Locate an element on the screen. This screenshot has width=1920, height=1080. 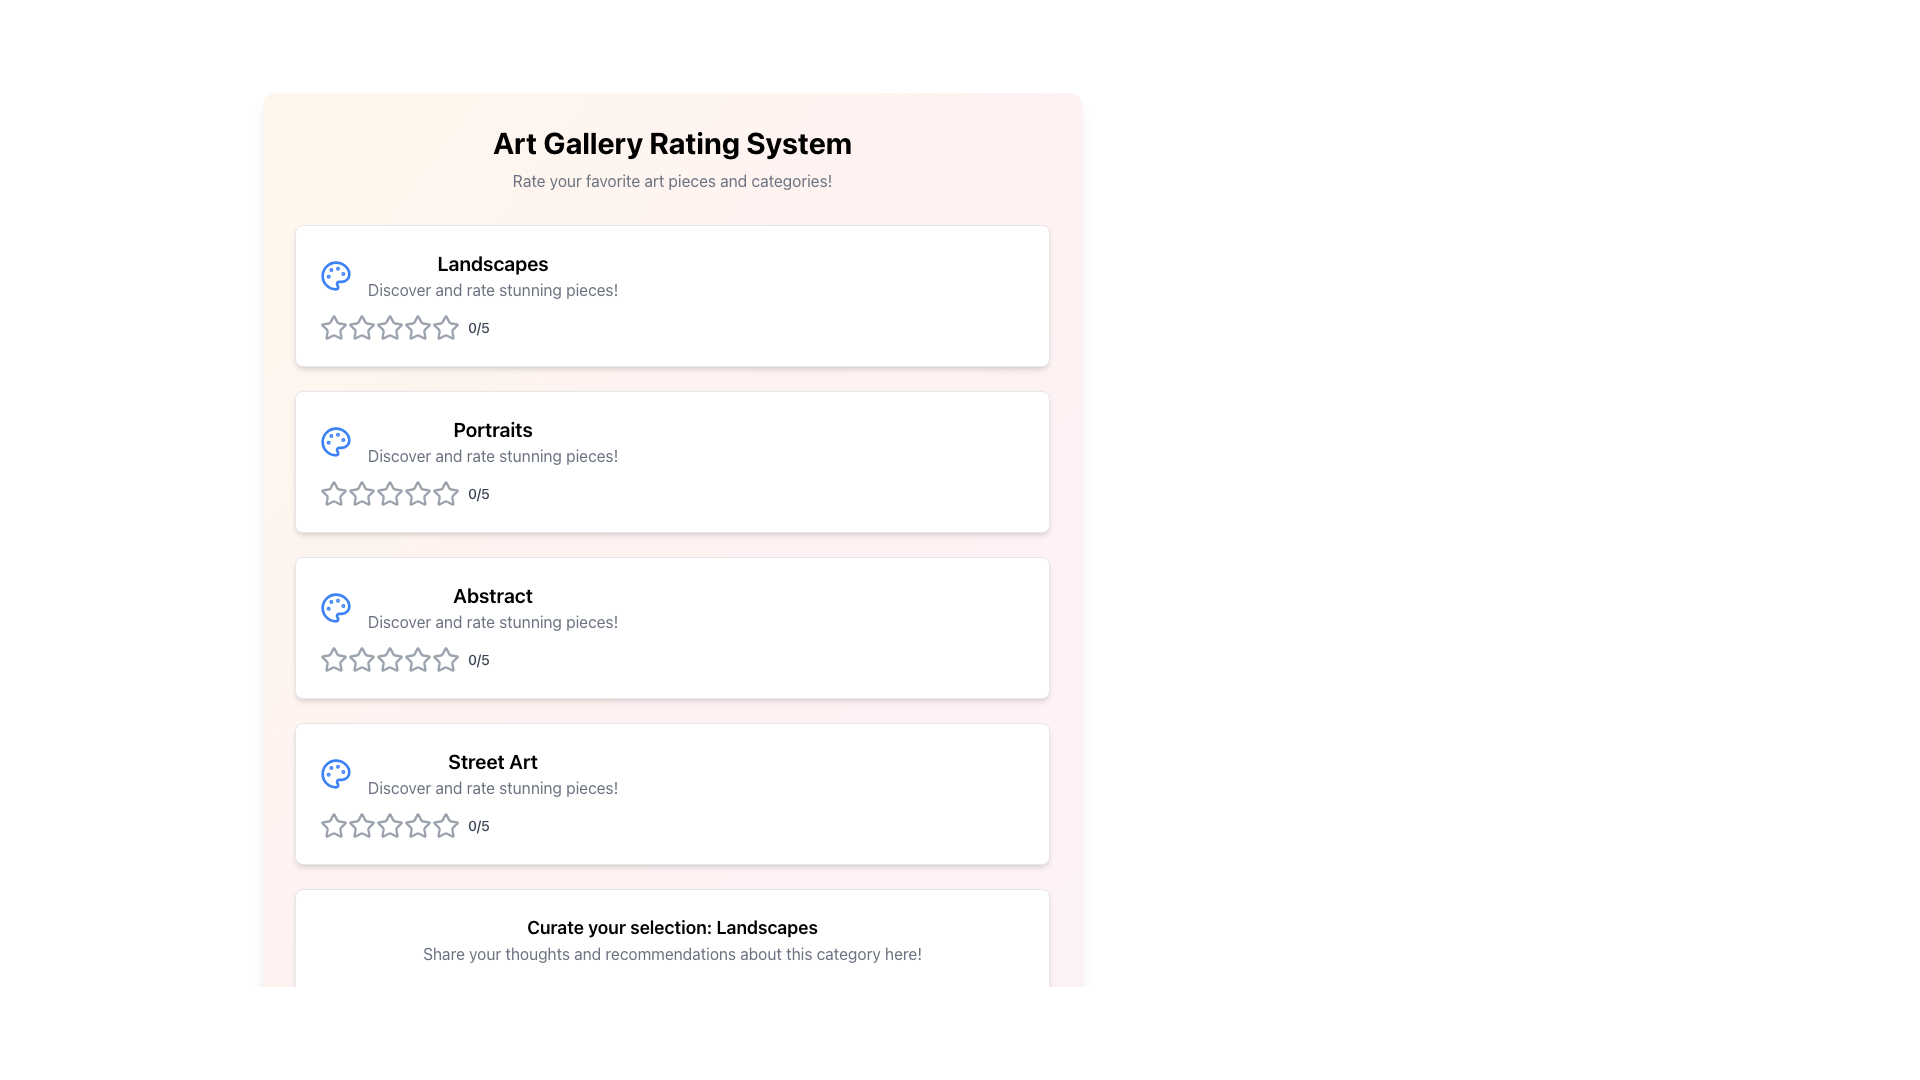
the circular painter's palette icon, which is blue and located to the left of the 'Landscapes' text, if it is interactive is located at coordinates (336, 276).